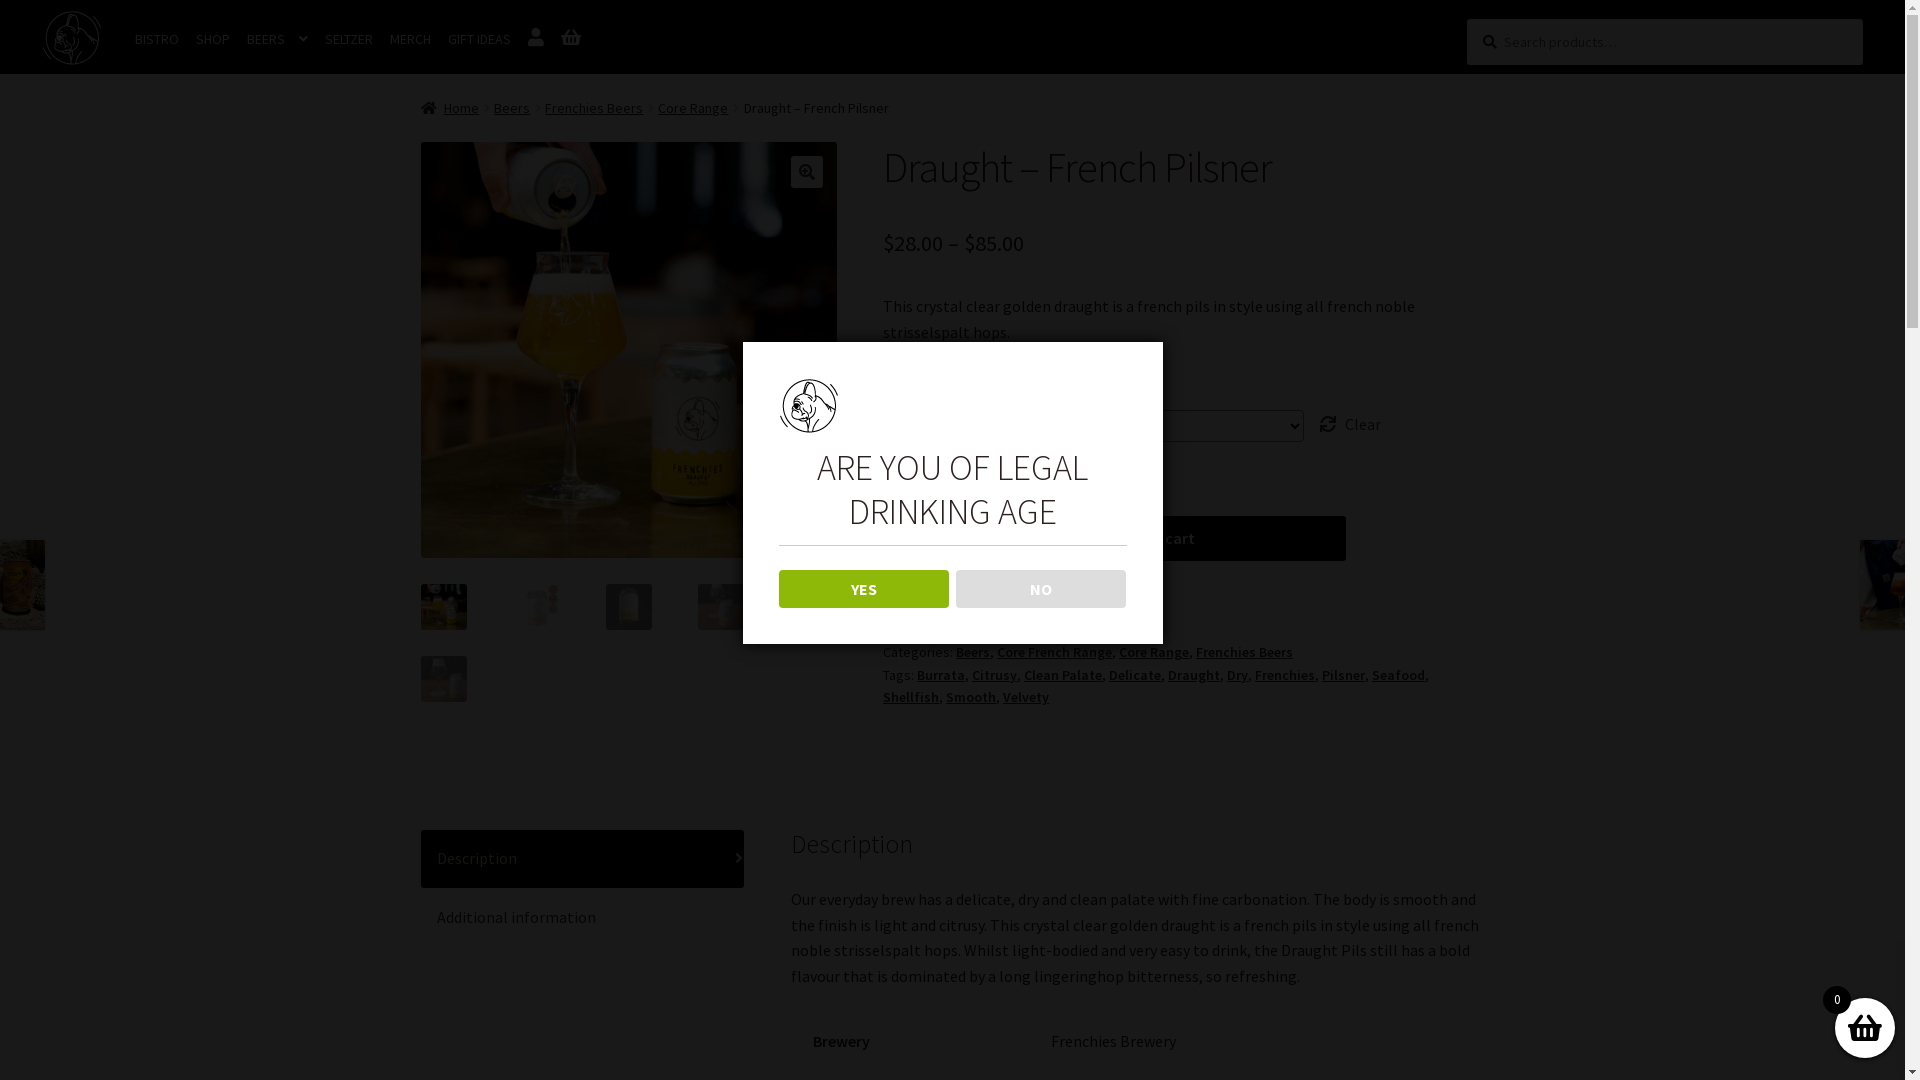 This screenshot has height=1080, width=1920. I want to click on 'Smooth', so click(944, 696).